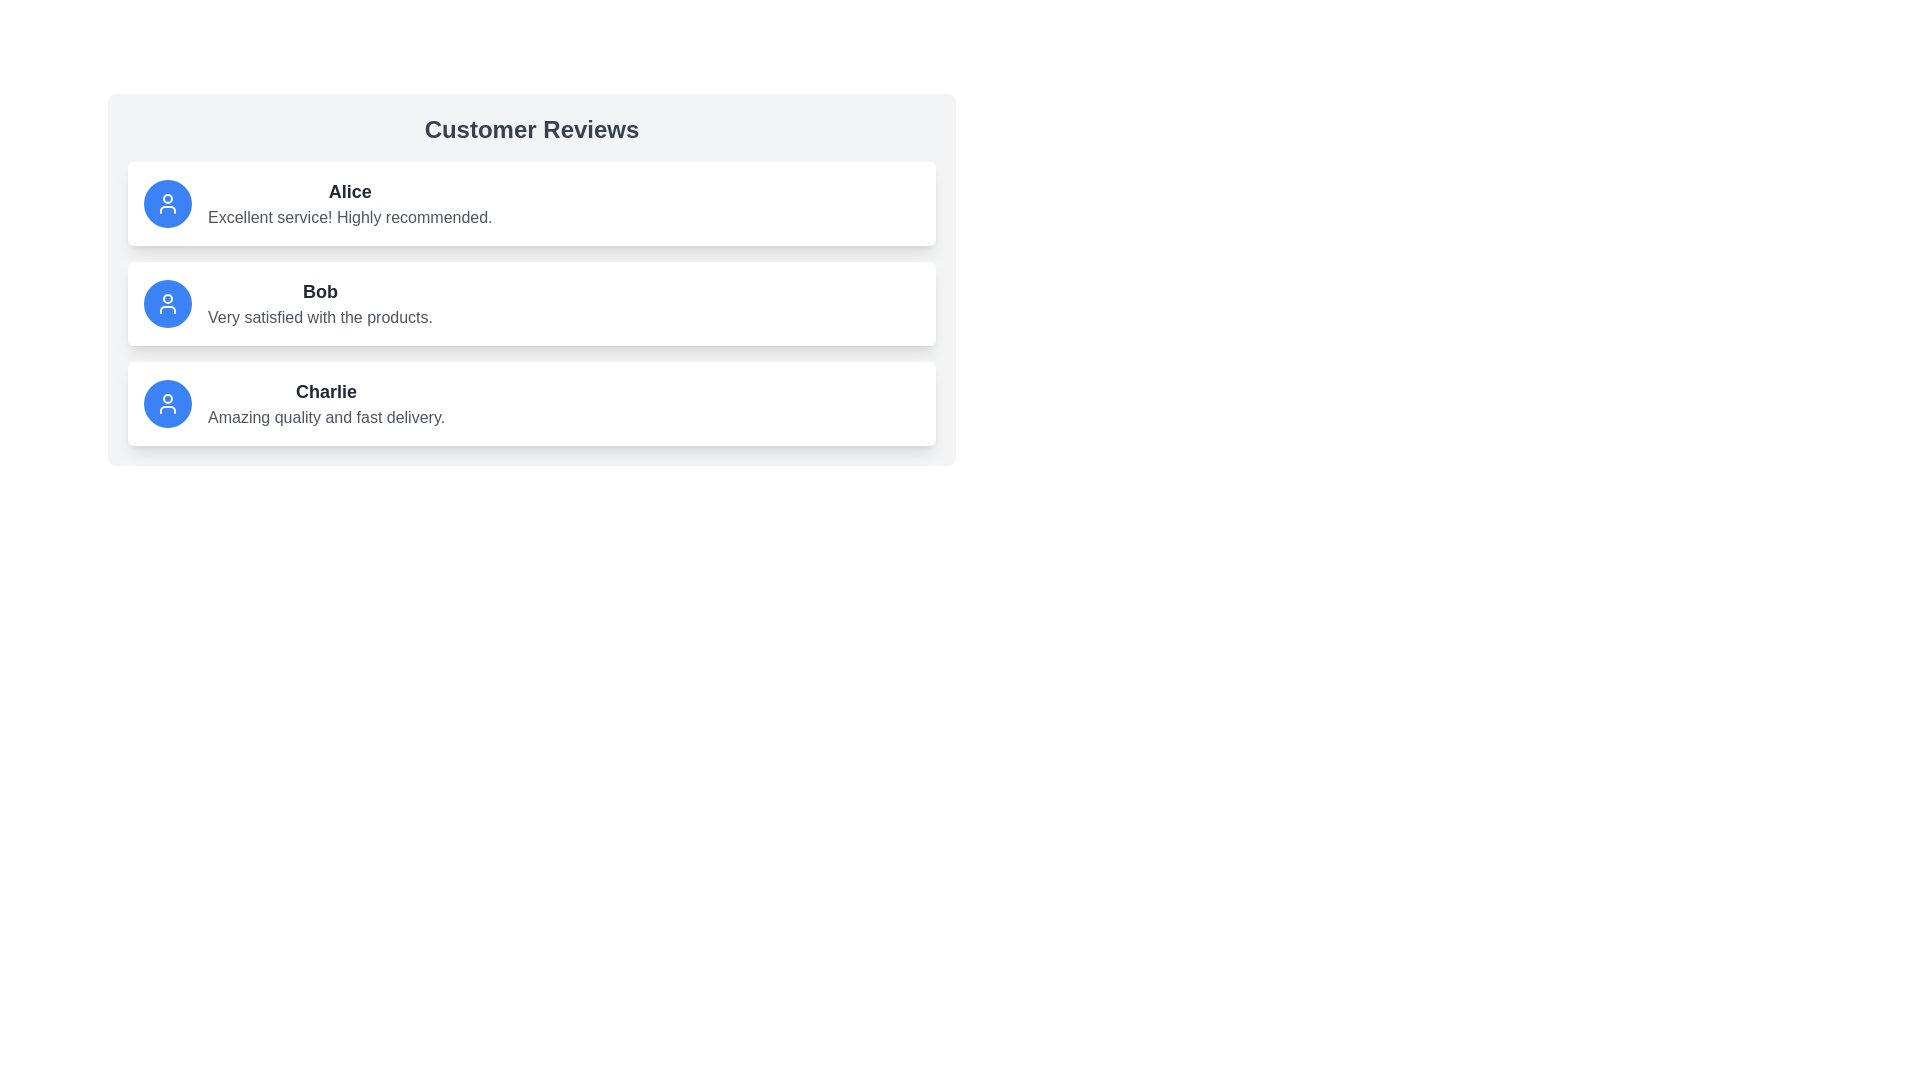 This screenshot has width=1920, height=1080. What do you see at coordinates (168, 404) in the screenshot?
I see `the user profile icon, which is styled with a blue background and white lines, located in the third list item under the 'Customer Reviews' header, next to the text 'Charlie' and 'Amazing quality and fast delivery.'` at bounding box center [168, 404].